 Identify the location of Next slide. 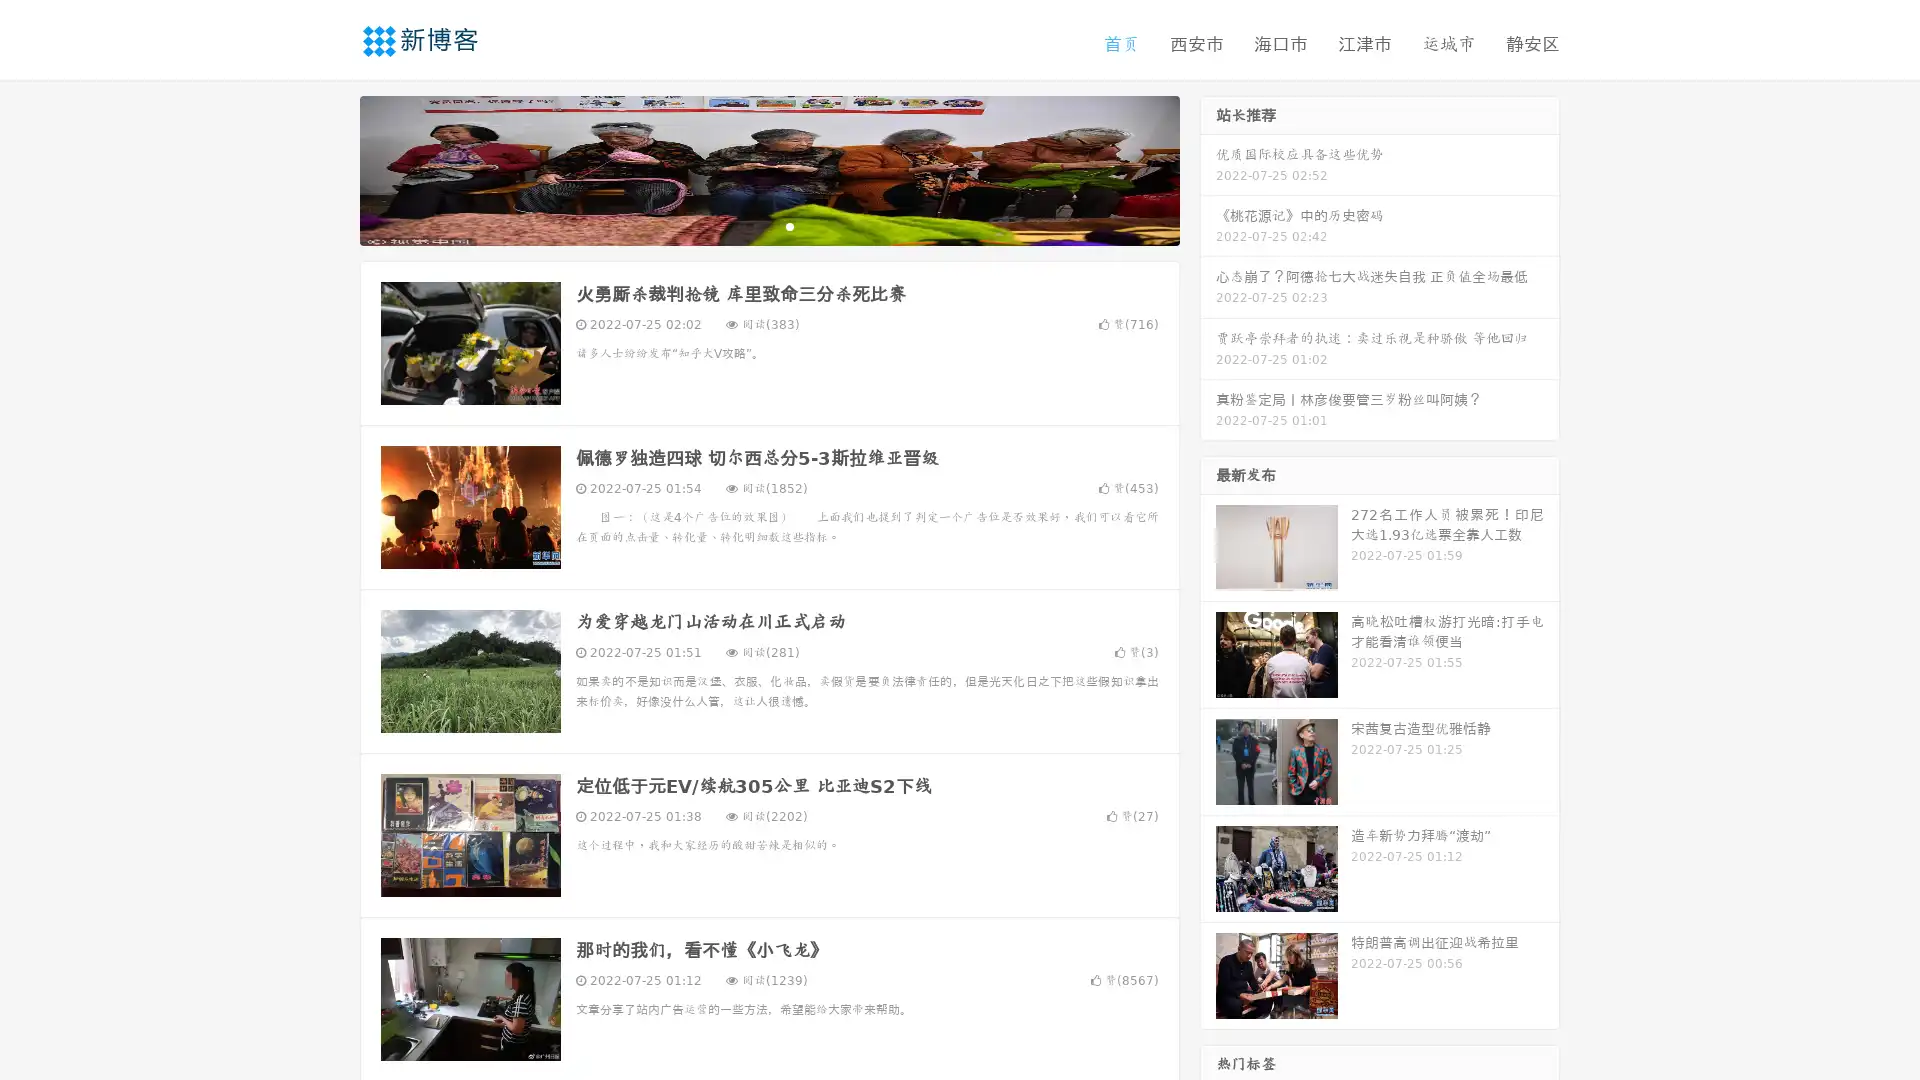
(1208, 168).